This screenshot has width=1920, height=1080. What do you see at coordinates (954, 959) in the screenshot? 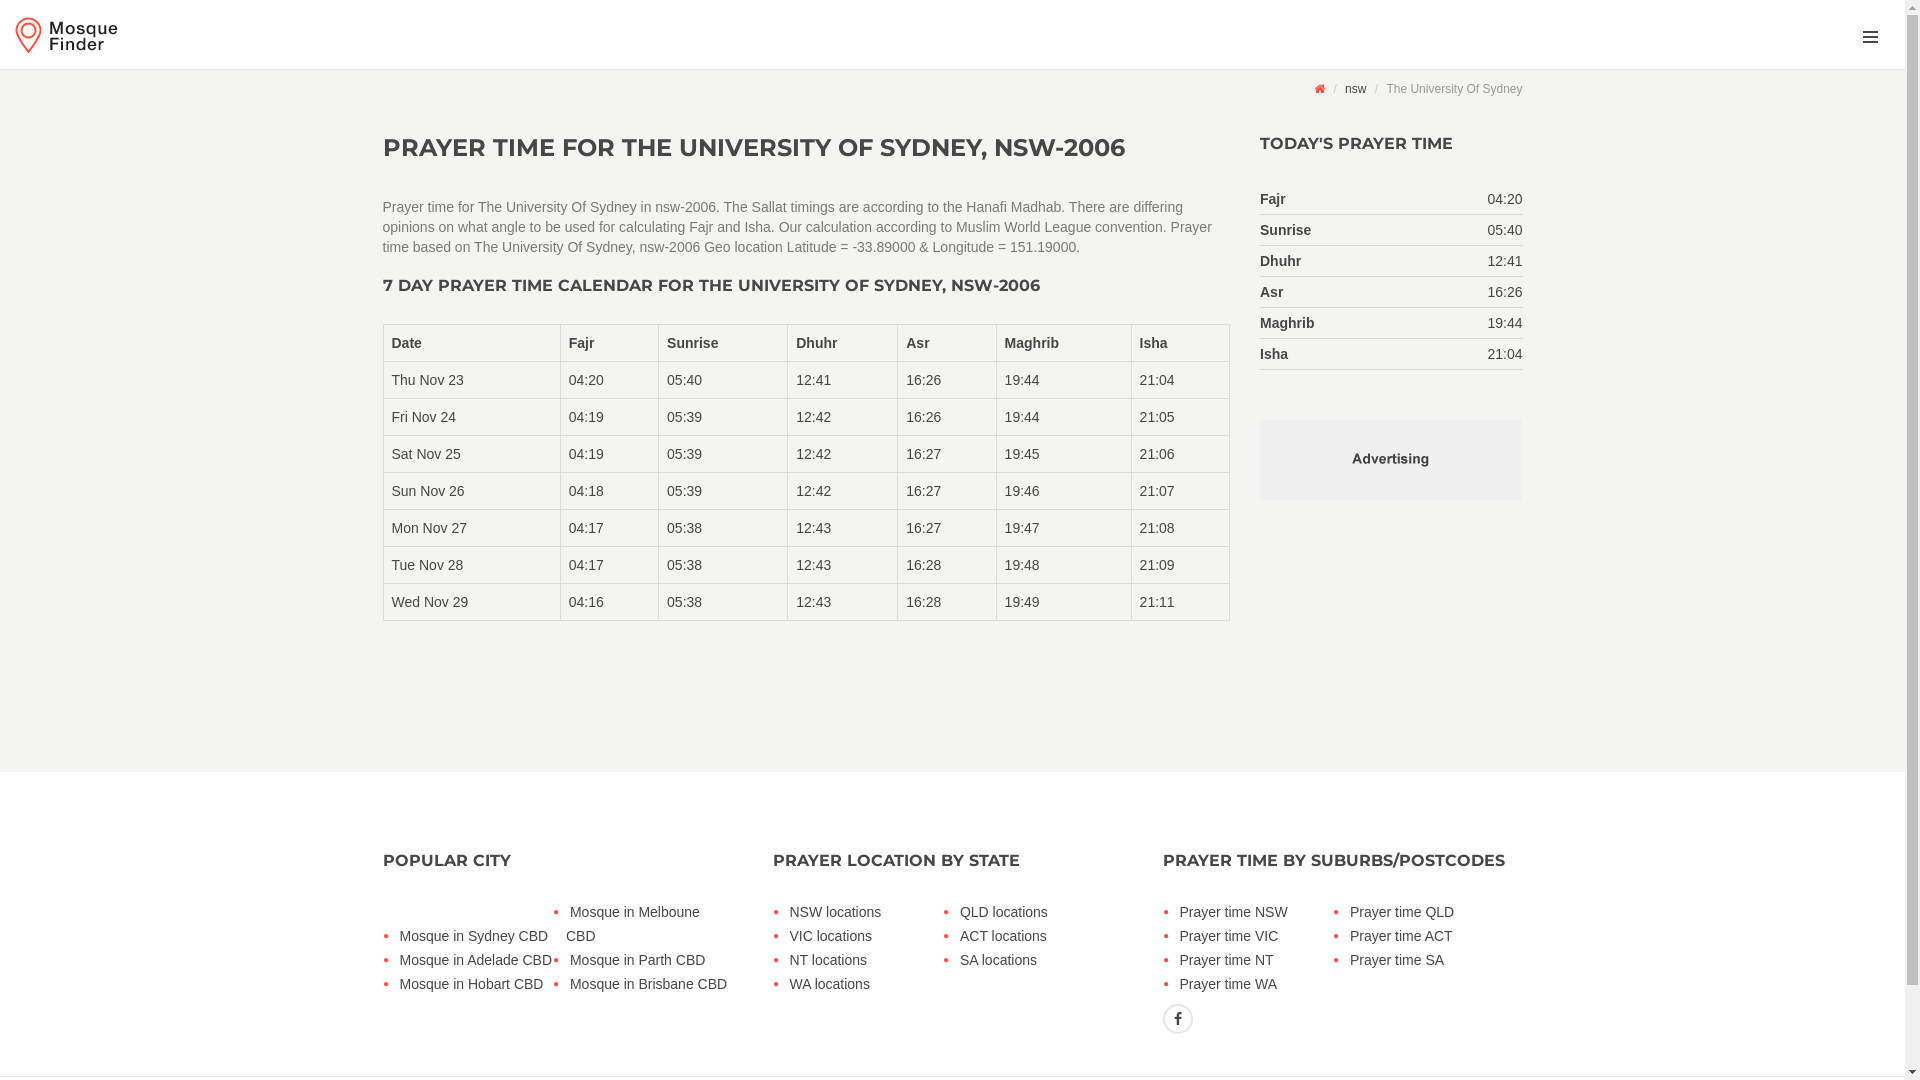
I see `'SA locations'` at bounding box center [954, 959].